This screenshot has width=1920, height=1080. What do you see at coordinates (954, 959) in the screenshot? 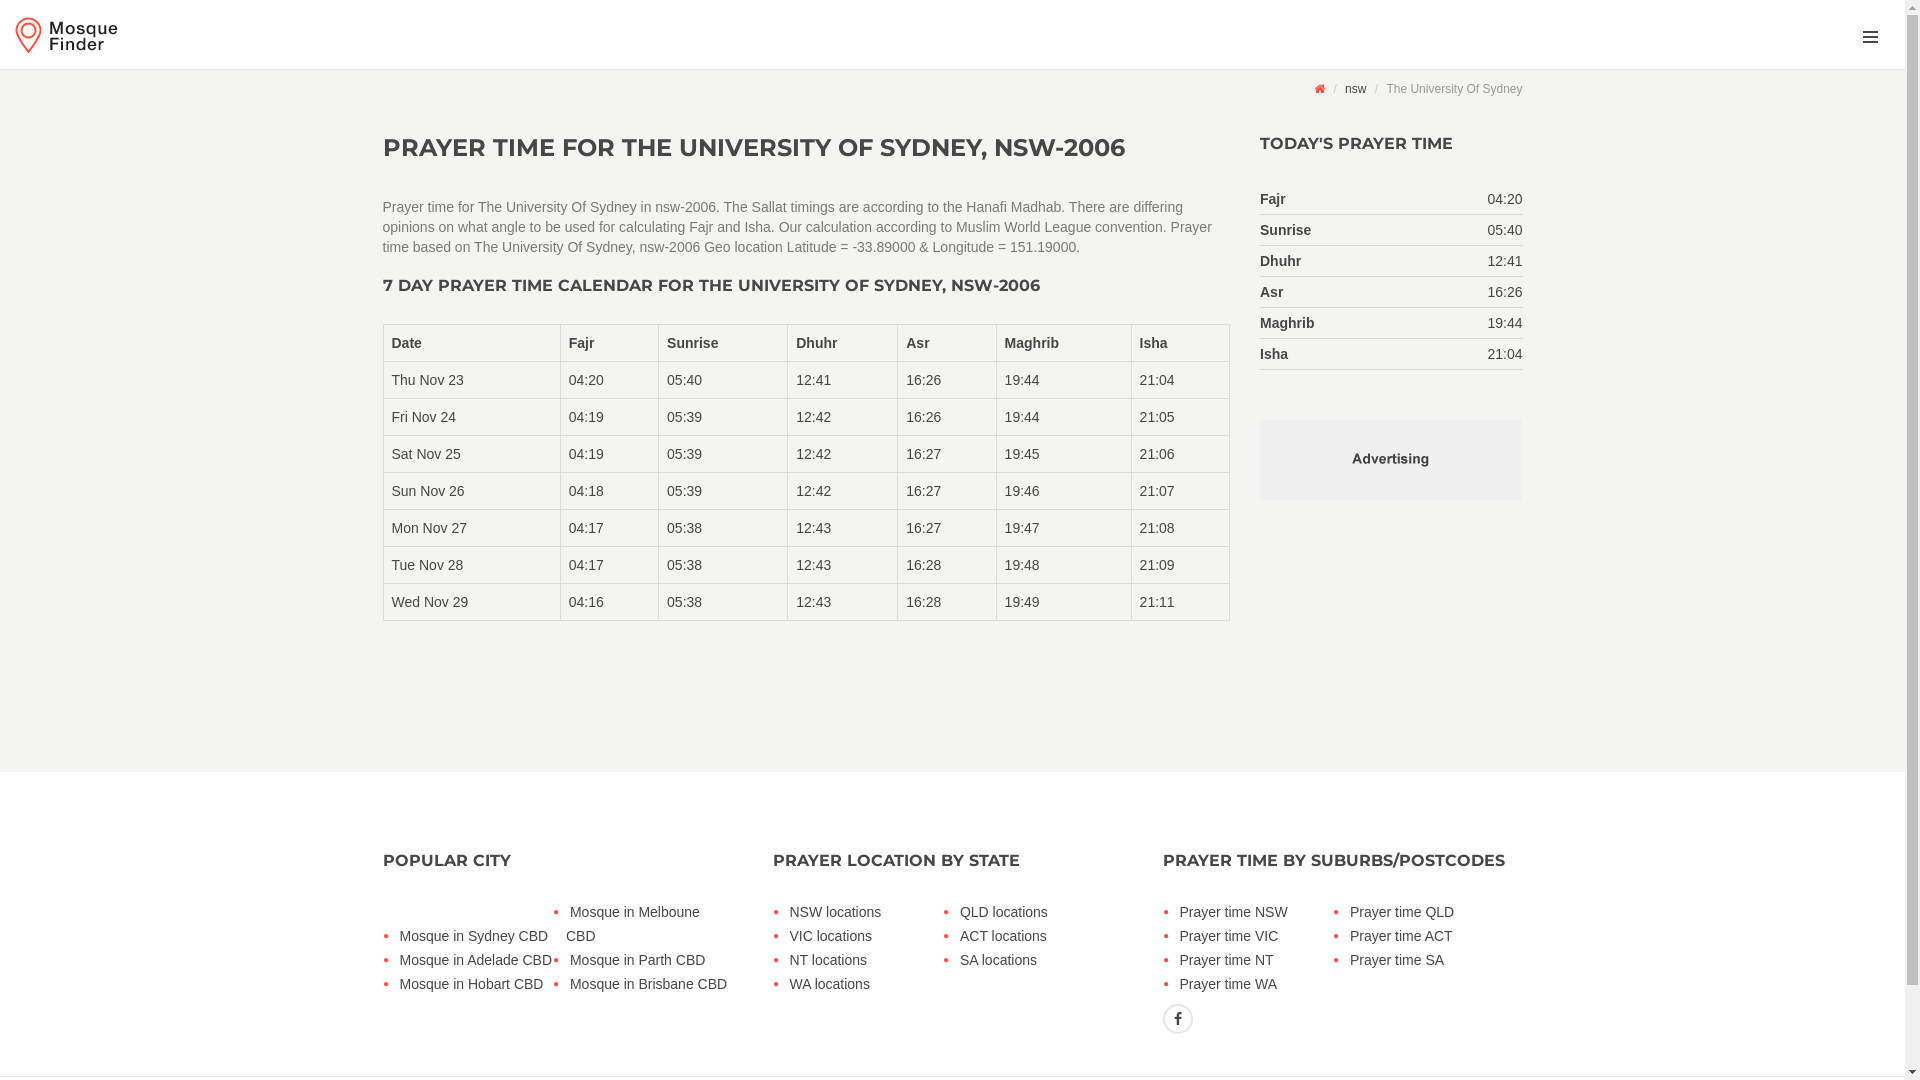
I see `'SA locations'` at bounding box center [954, 959].